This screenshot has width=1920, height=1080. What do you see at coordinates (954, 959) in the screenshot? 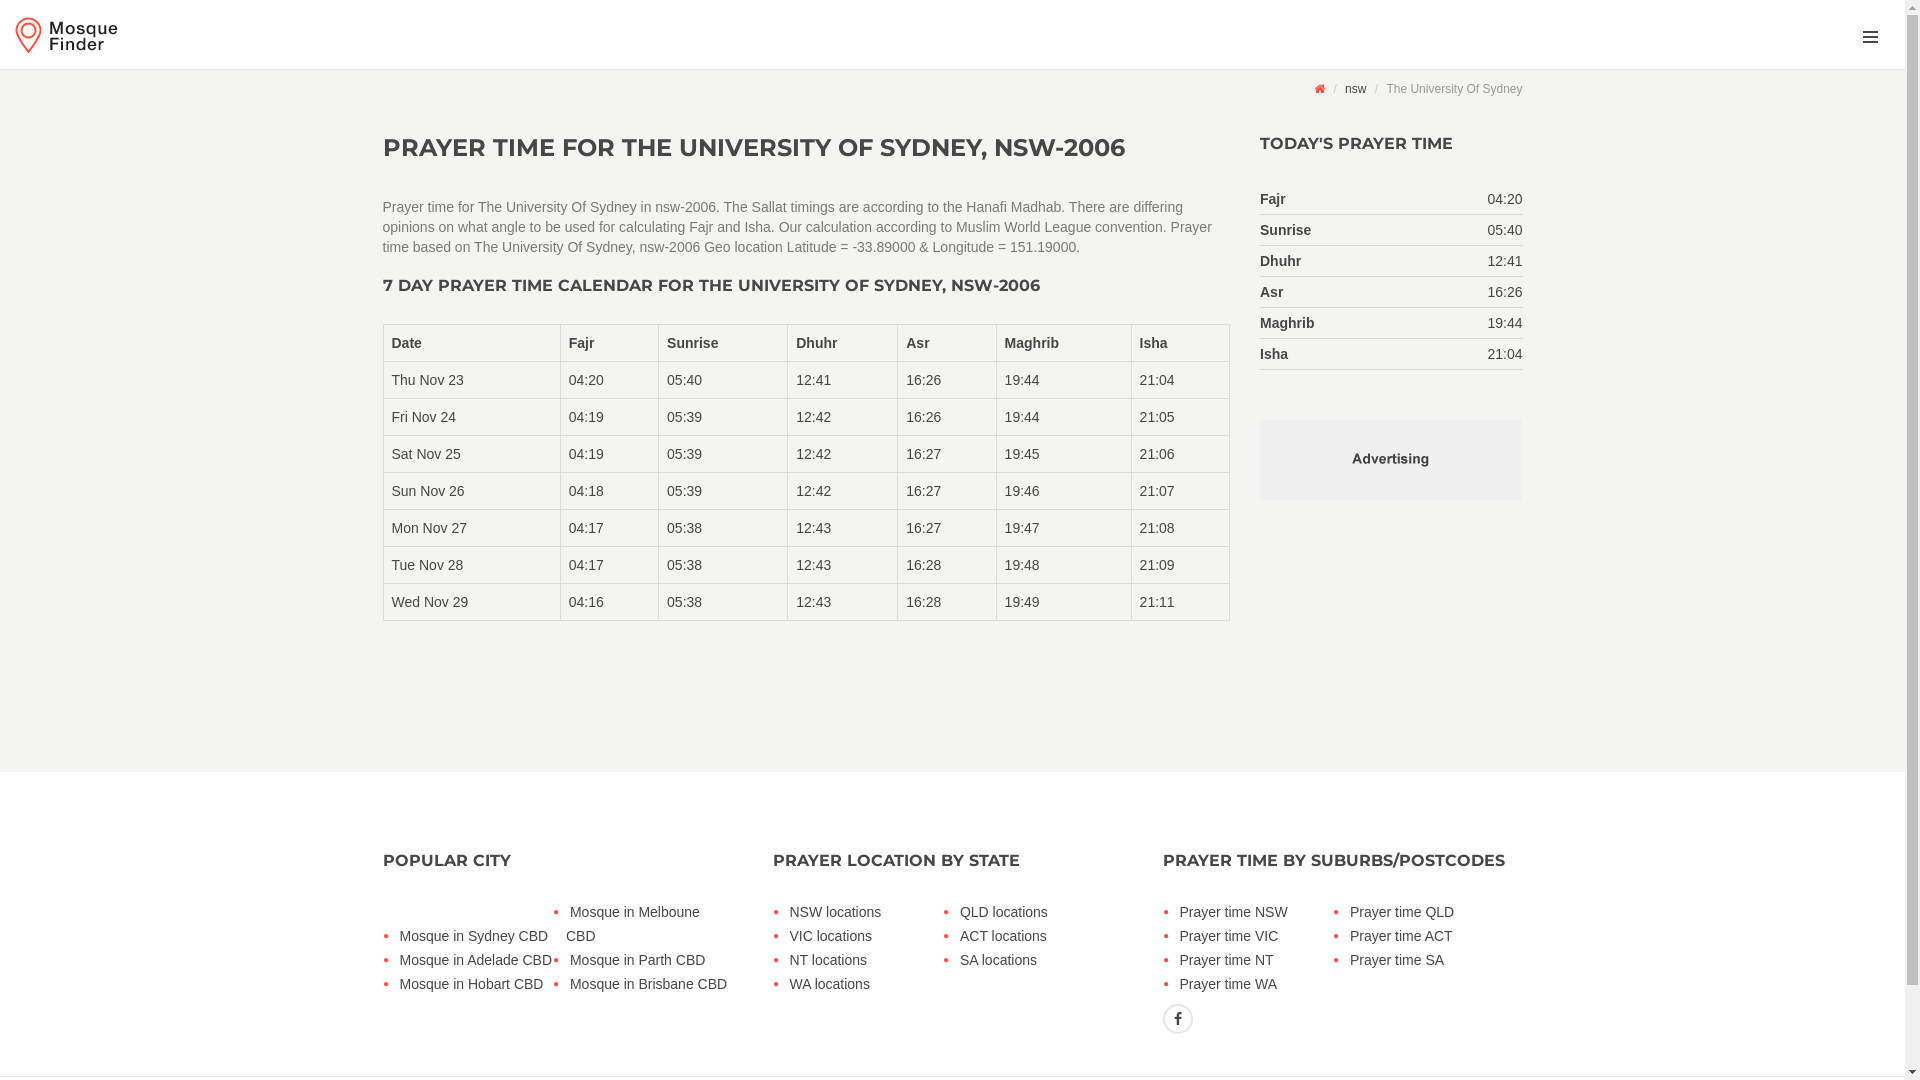
I see `'SA locations'` at bounding box center [954, 959].